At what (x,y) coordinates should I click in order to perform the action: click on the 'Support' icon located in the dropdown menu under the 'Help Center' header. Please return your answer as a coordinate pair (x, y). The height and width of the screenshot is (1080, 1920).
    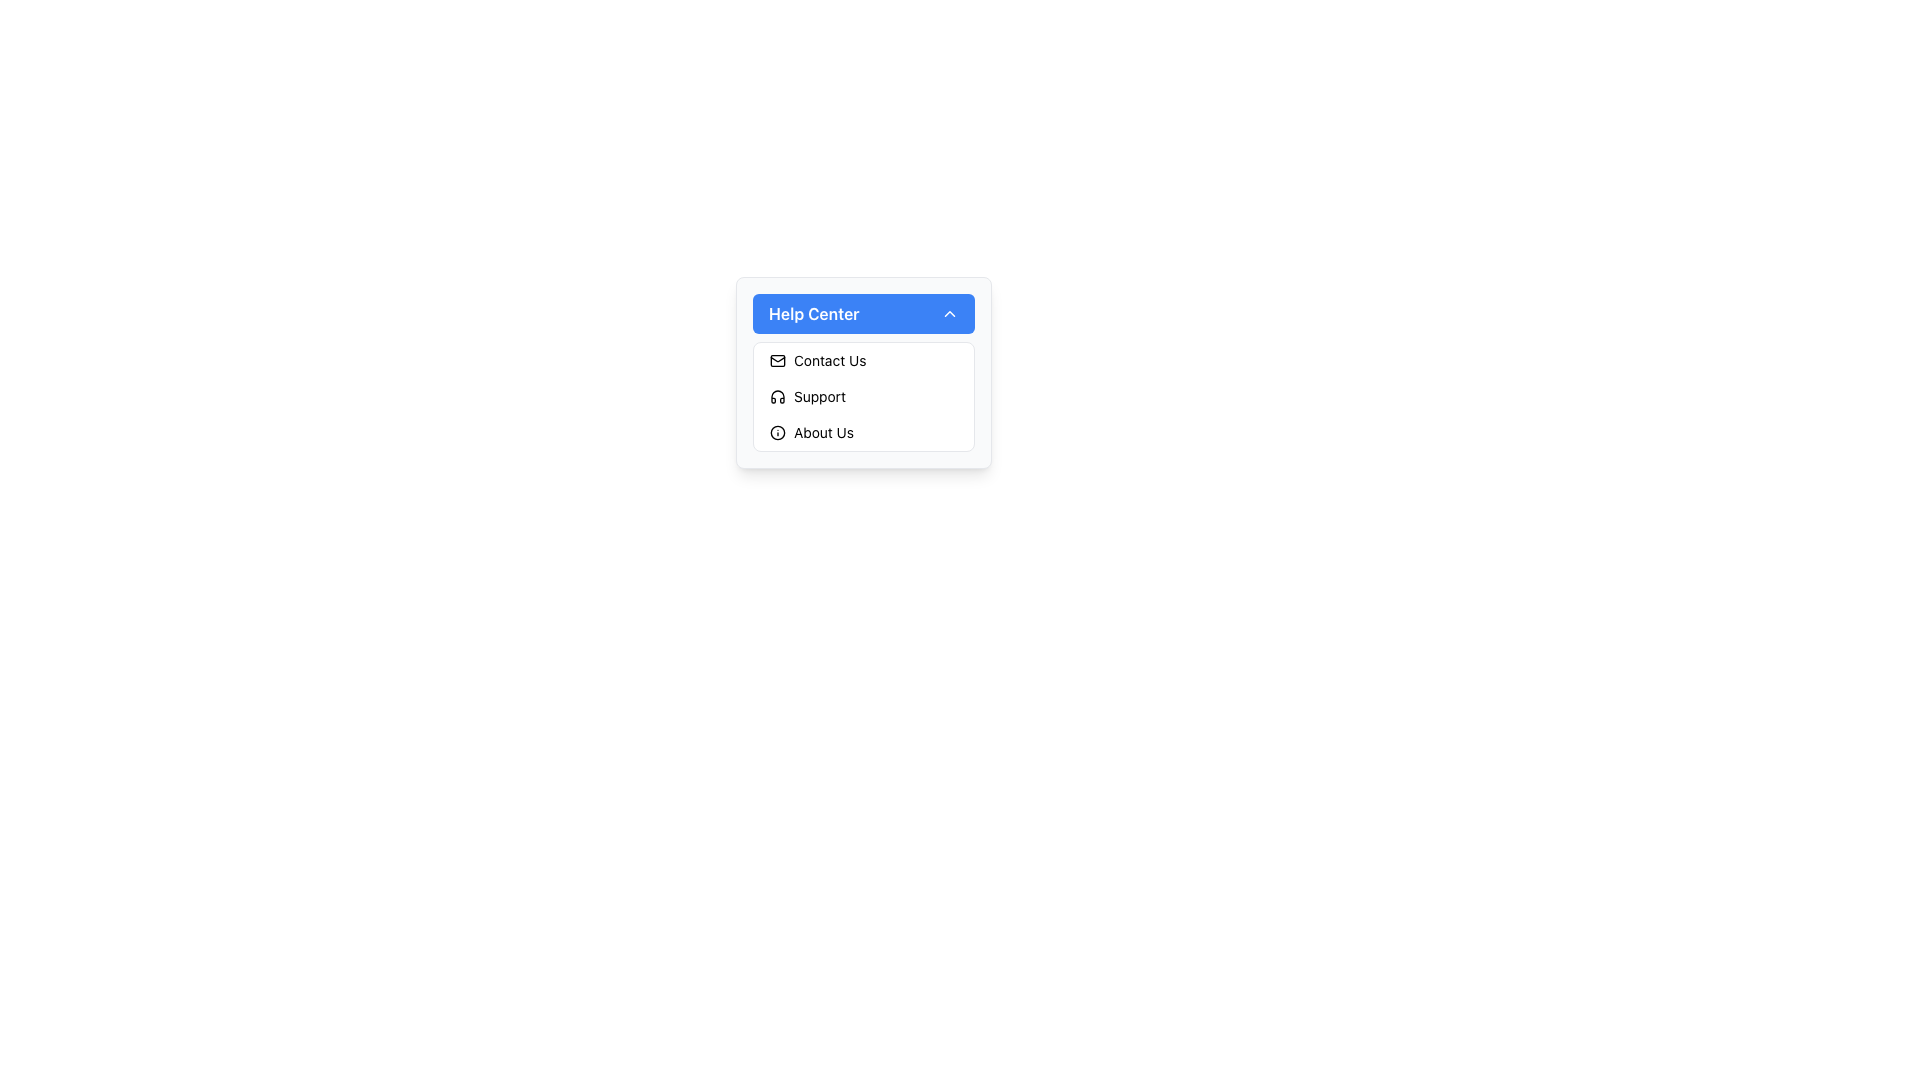
    Looking at the image, I should click on (776, 397).